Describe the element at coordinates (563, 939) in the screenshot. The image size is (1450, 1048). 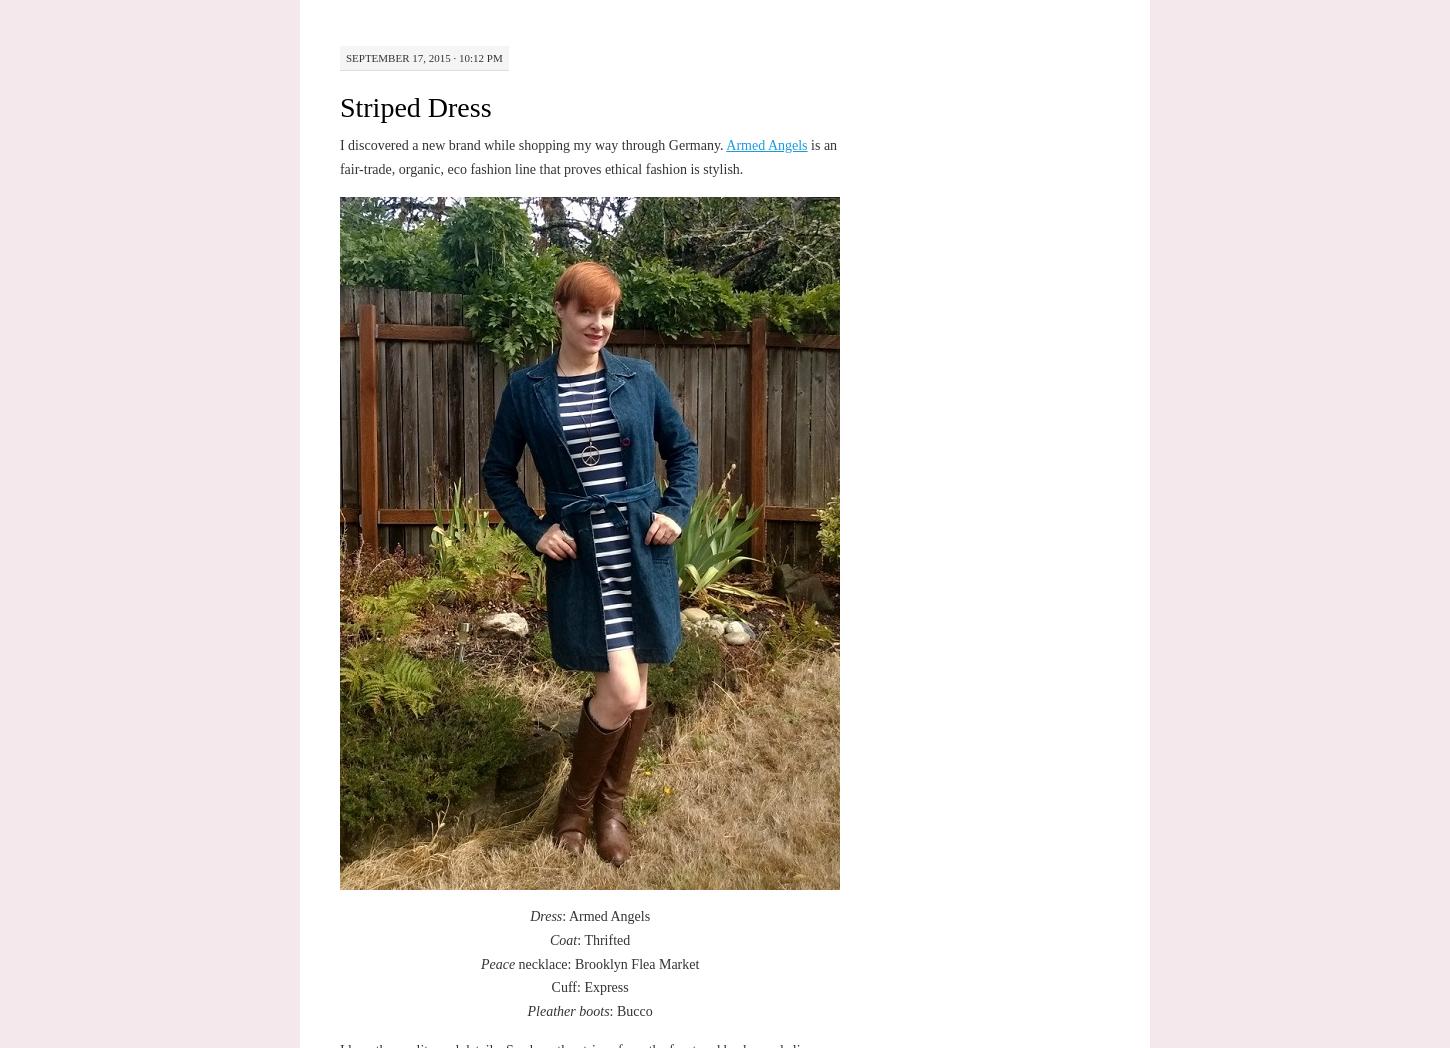
I see `'Coat'` at that location.